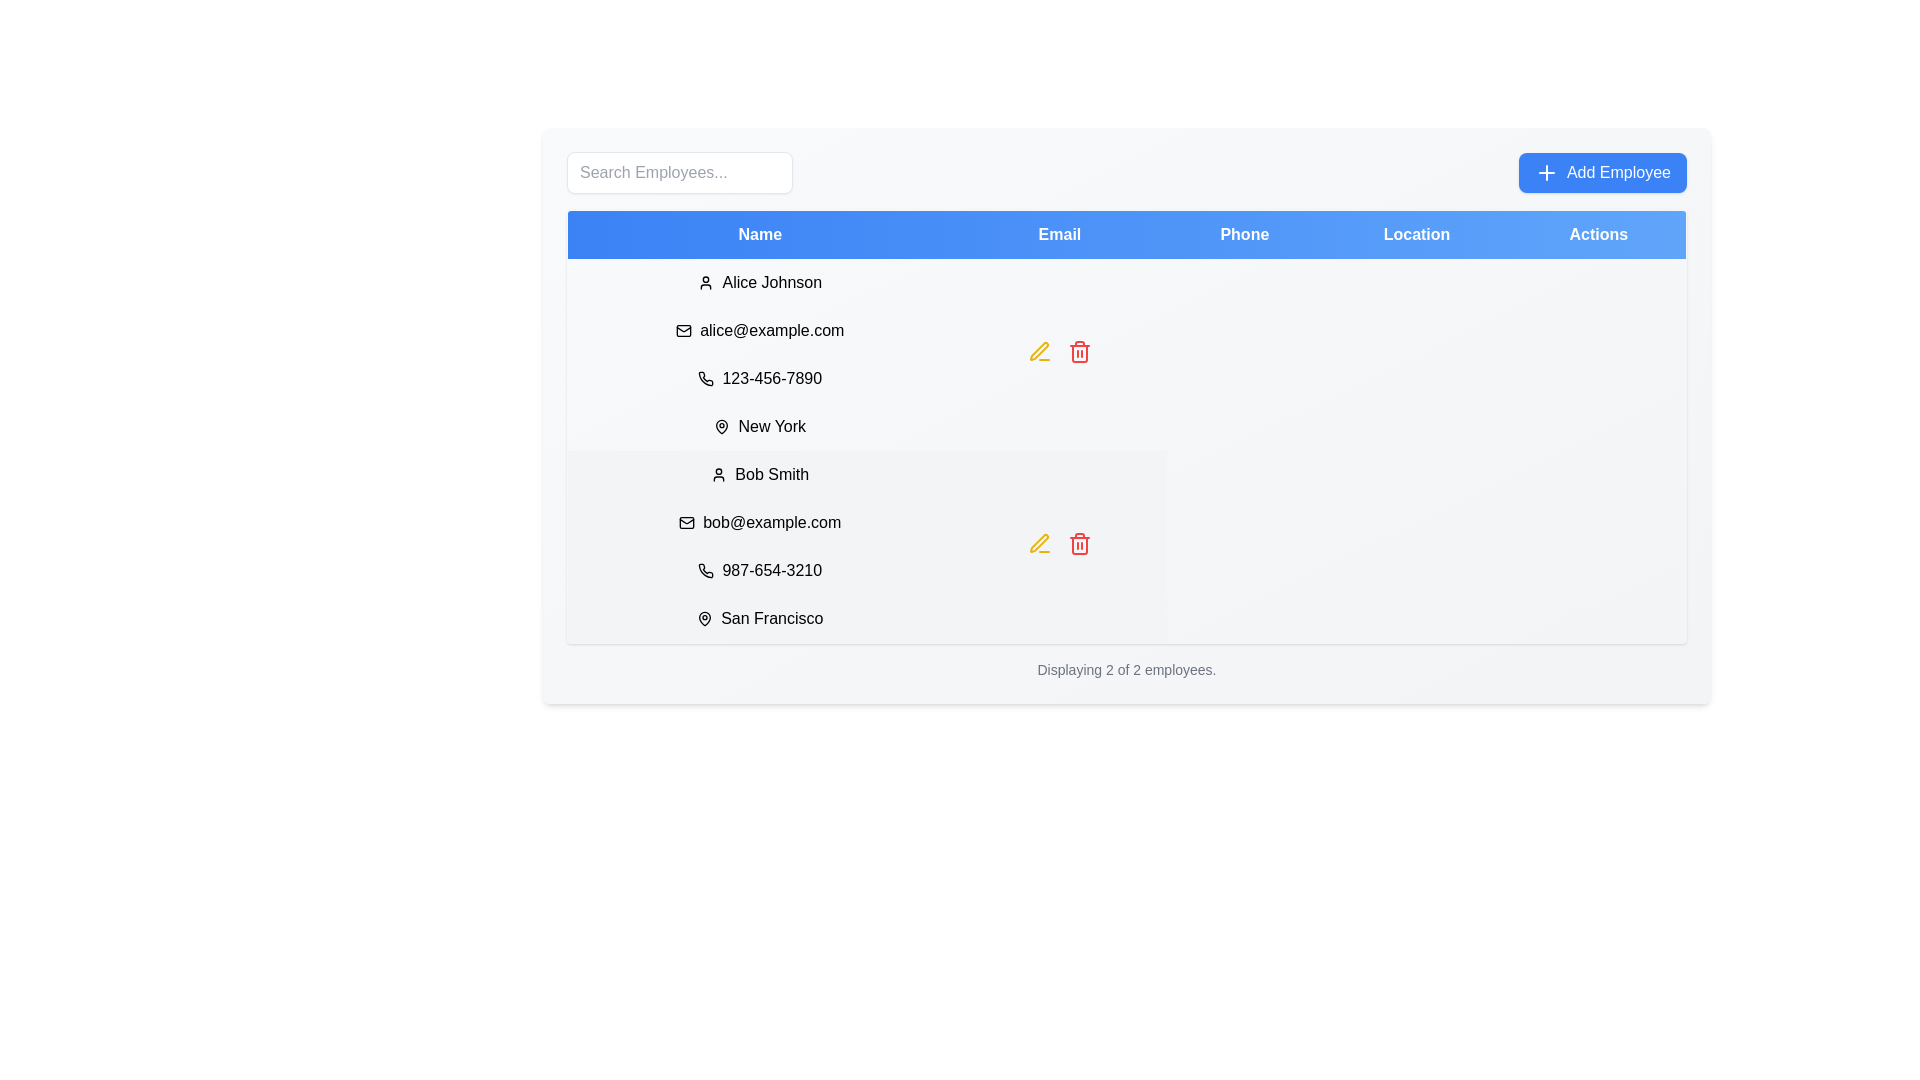 The width and height of the screenshot is (1920, 1080). Describe the element at coordinates (759, 330) in the screenshot. I see `the email address displayed for 'Alice Johnson', which is the second piece of information in the row of user details` at that location.